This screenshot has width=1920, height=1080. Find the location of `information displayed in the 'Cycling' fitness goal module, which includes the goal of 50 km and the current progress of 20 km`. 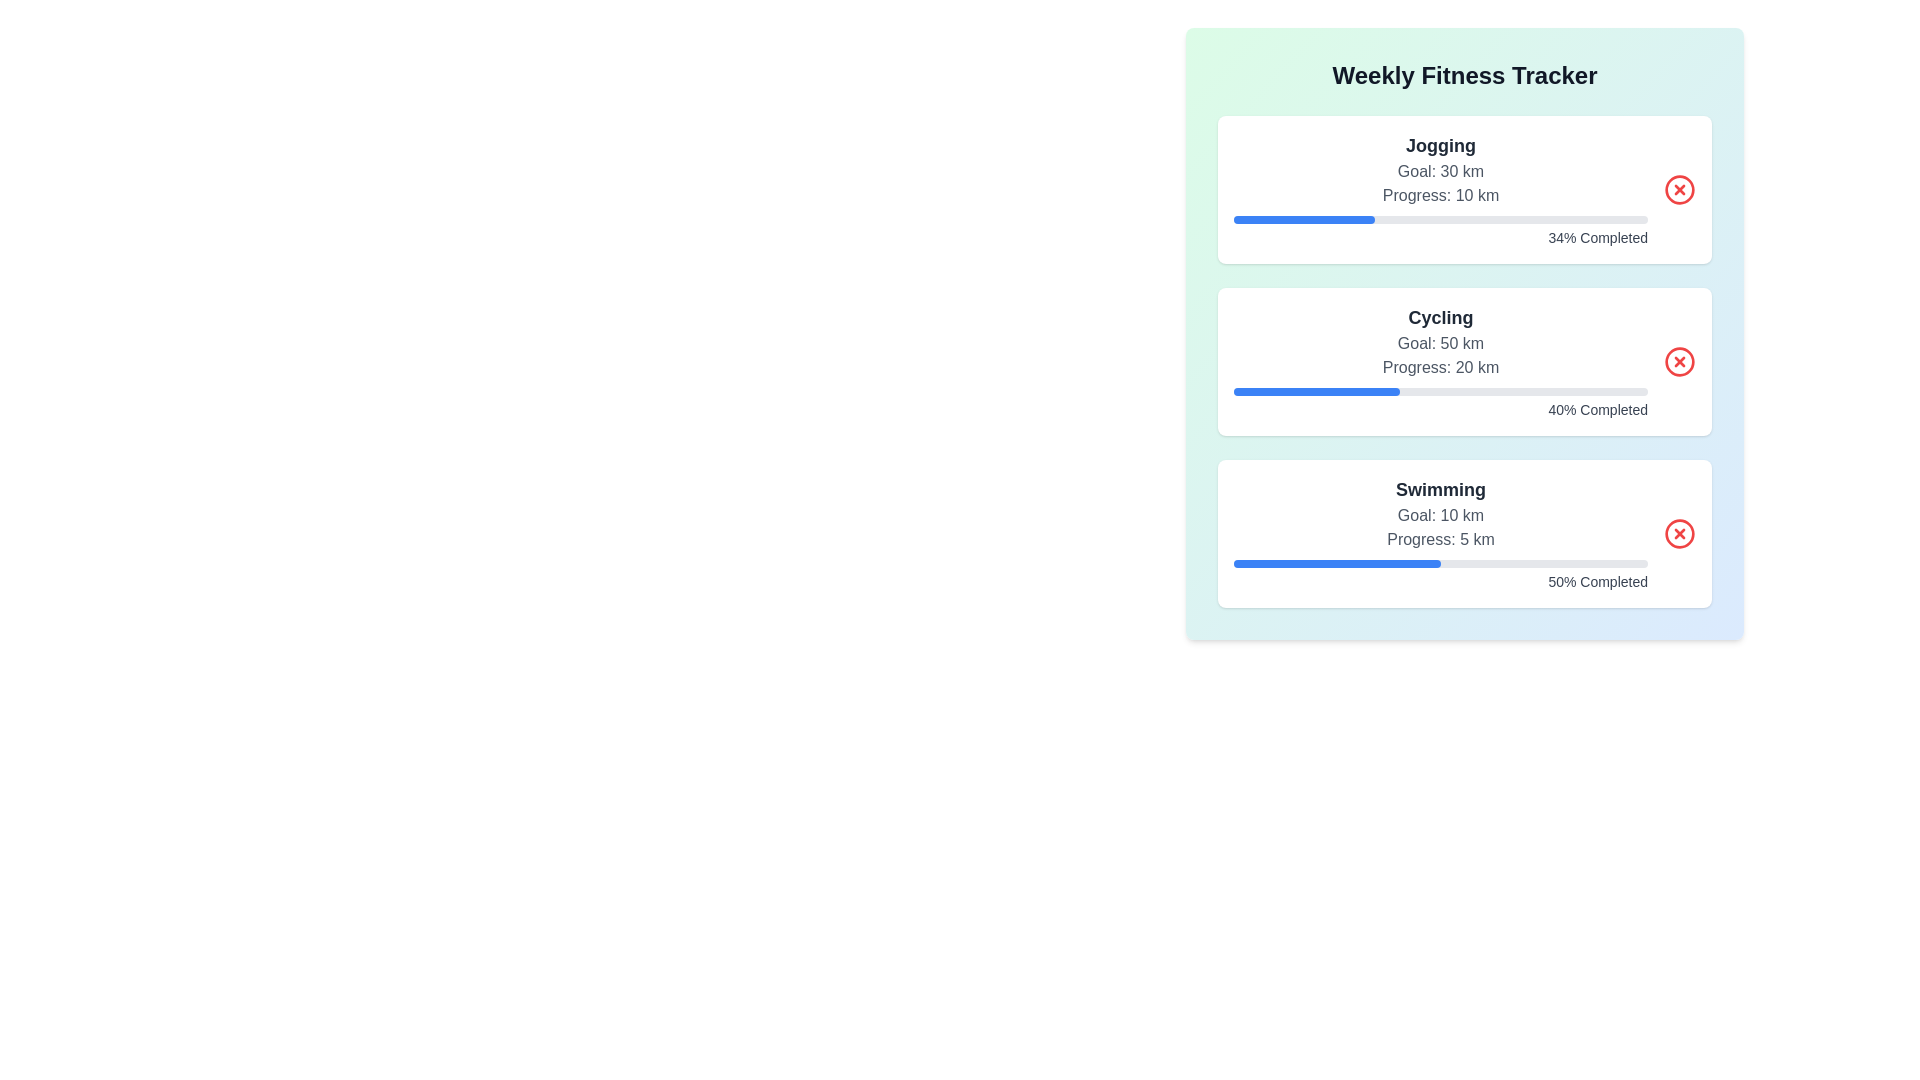

information displayed in the 'Cycling' fitness goal module, which includes the goal of 50 km and the current progress of 20 km is located at coordinates (1440, 362).